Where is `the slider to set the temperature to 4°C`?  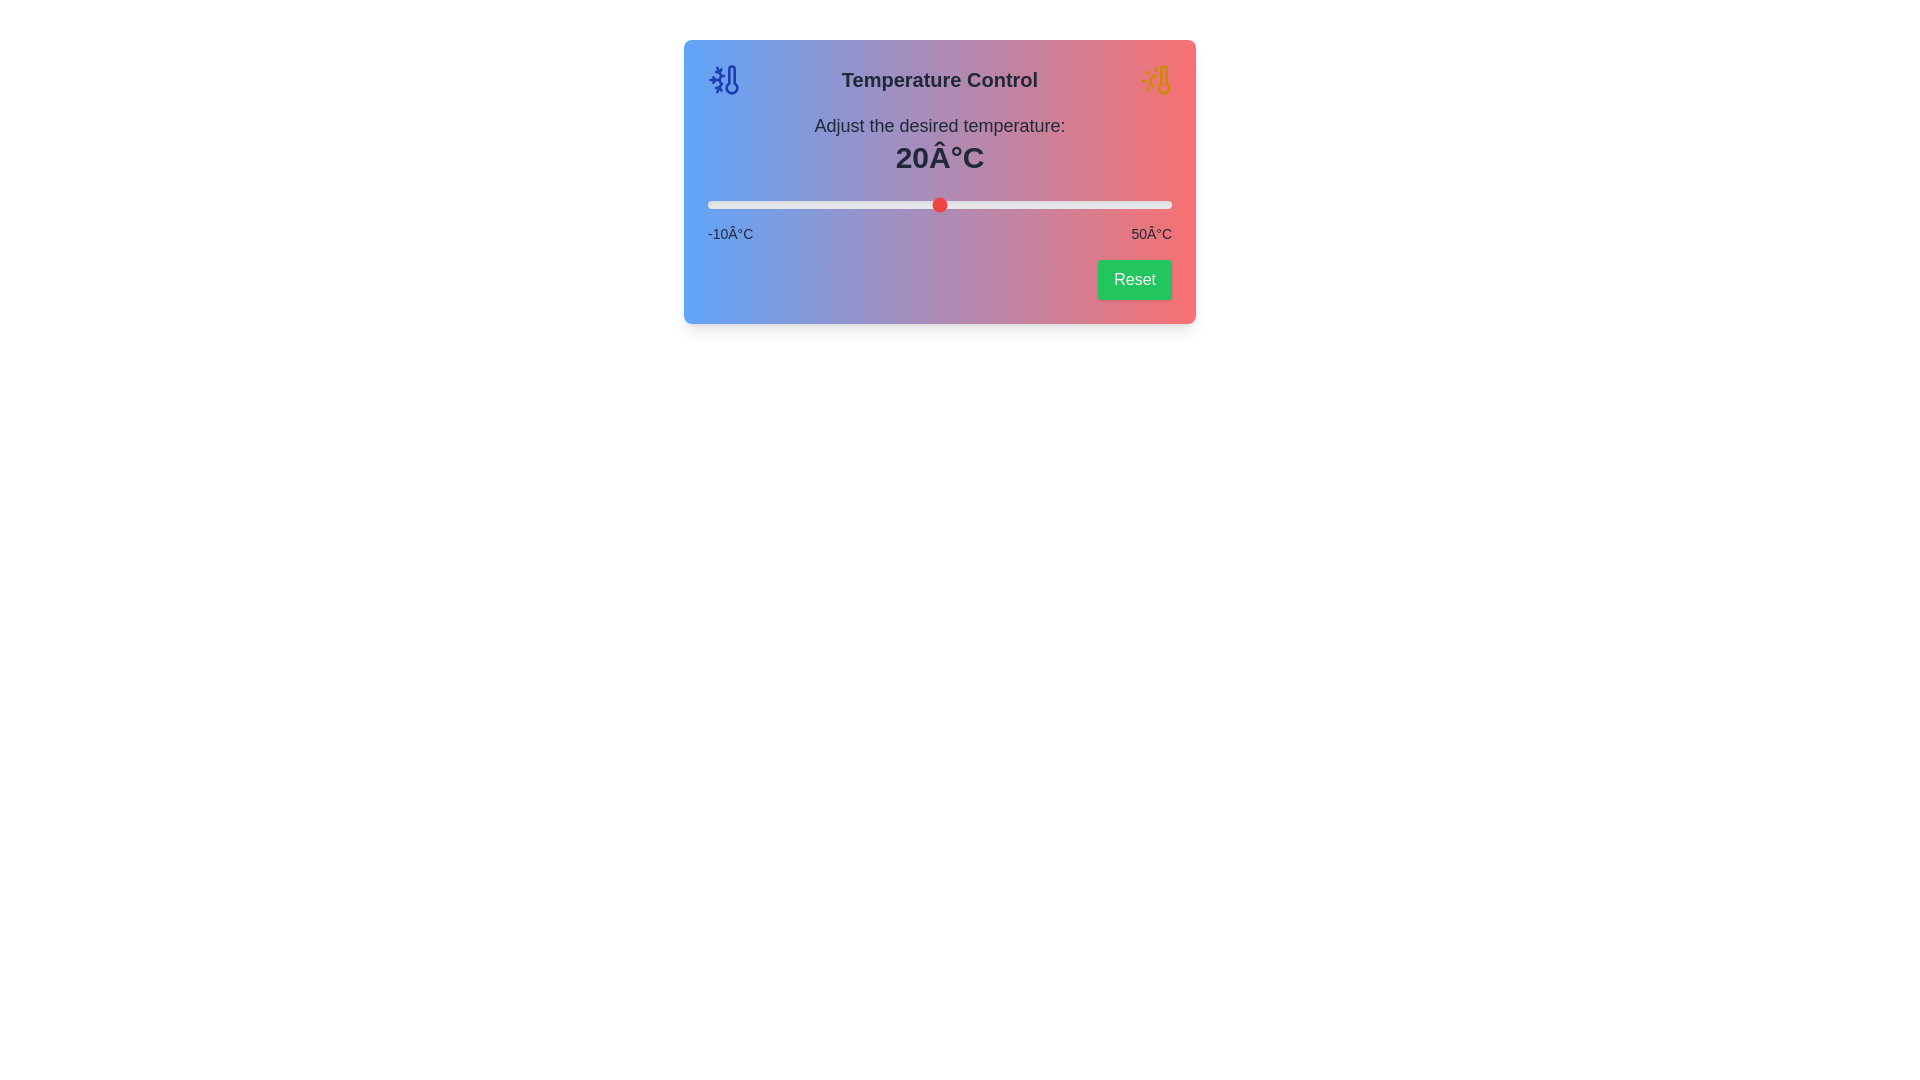
the slider to set the temperature to 4°C is located at coordinates (816, 204).